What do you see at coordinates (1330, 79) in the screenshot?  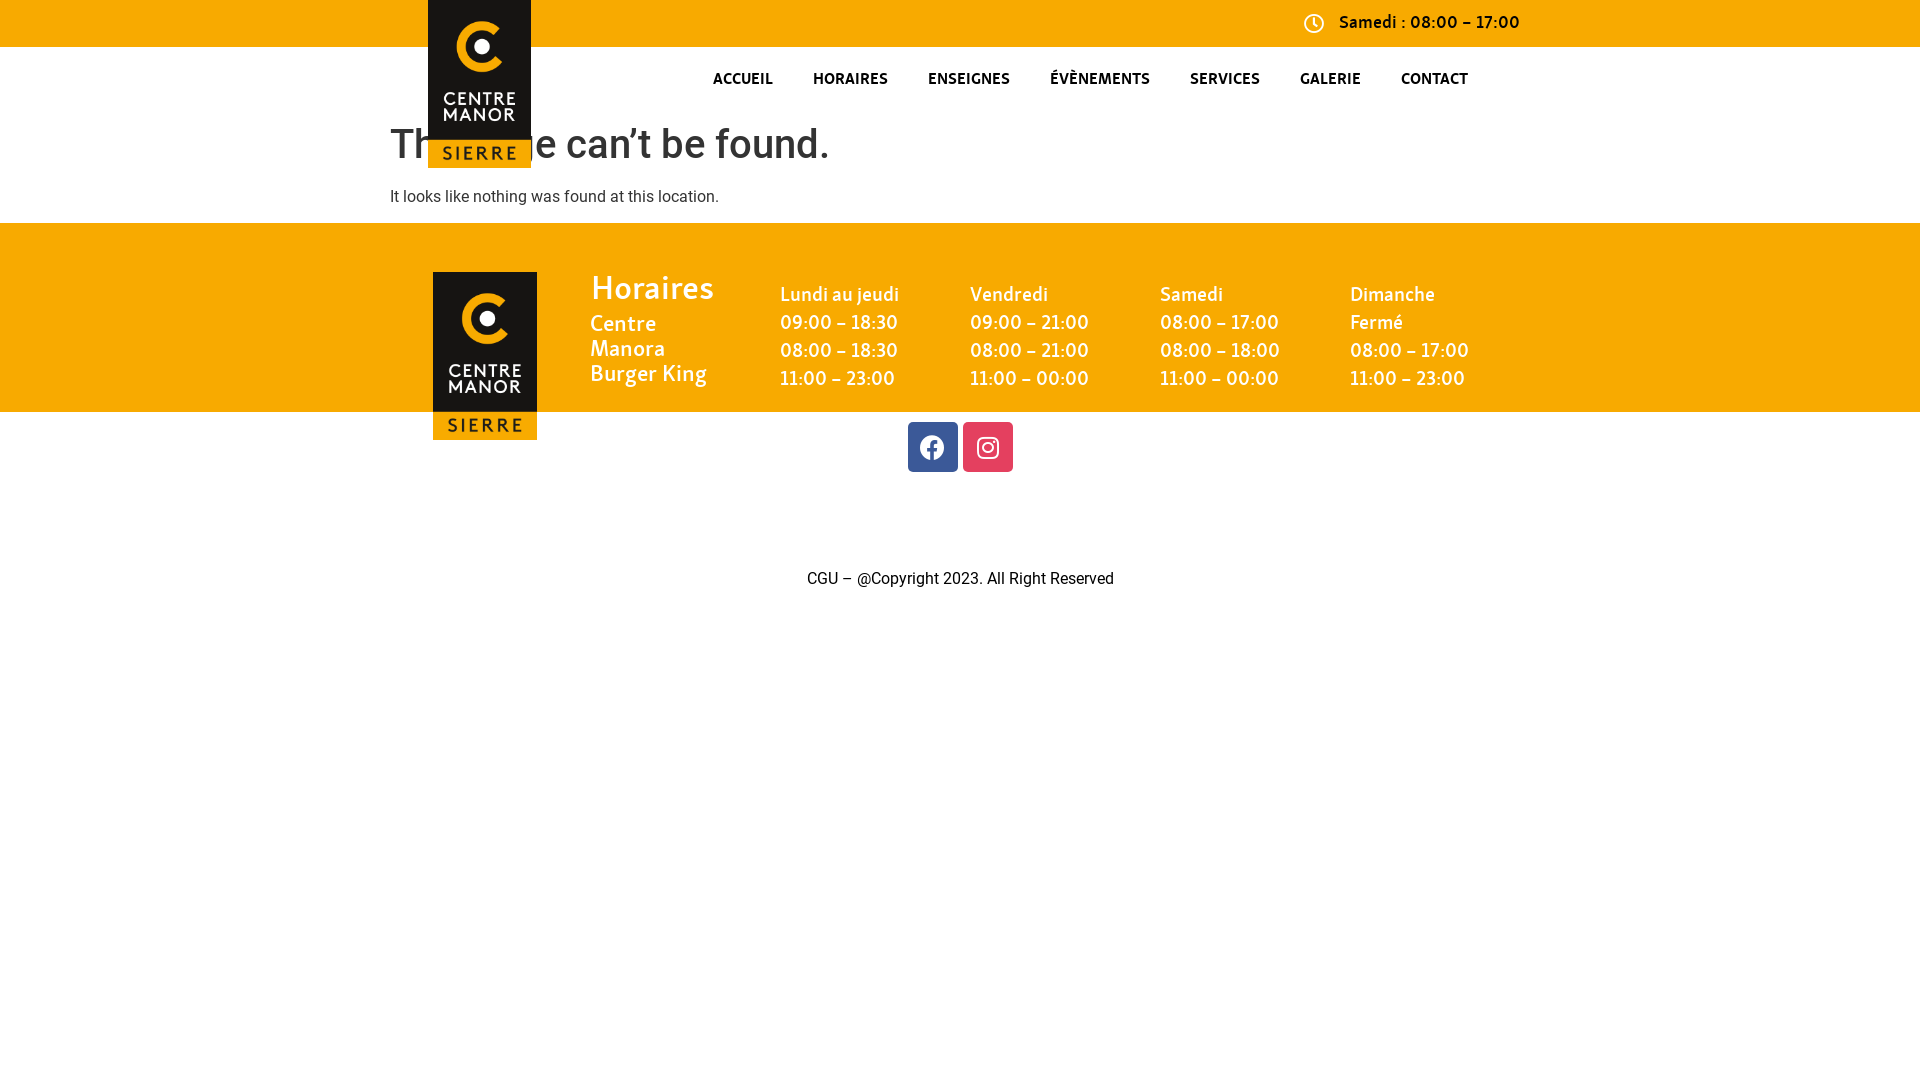 I see `'GALERIE'` at bounding box center [1330, 79].